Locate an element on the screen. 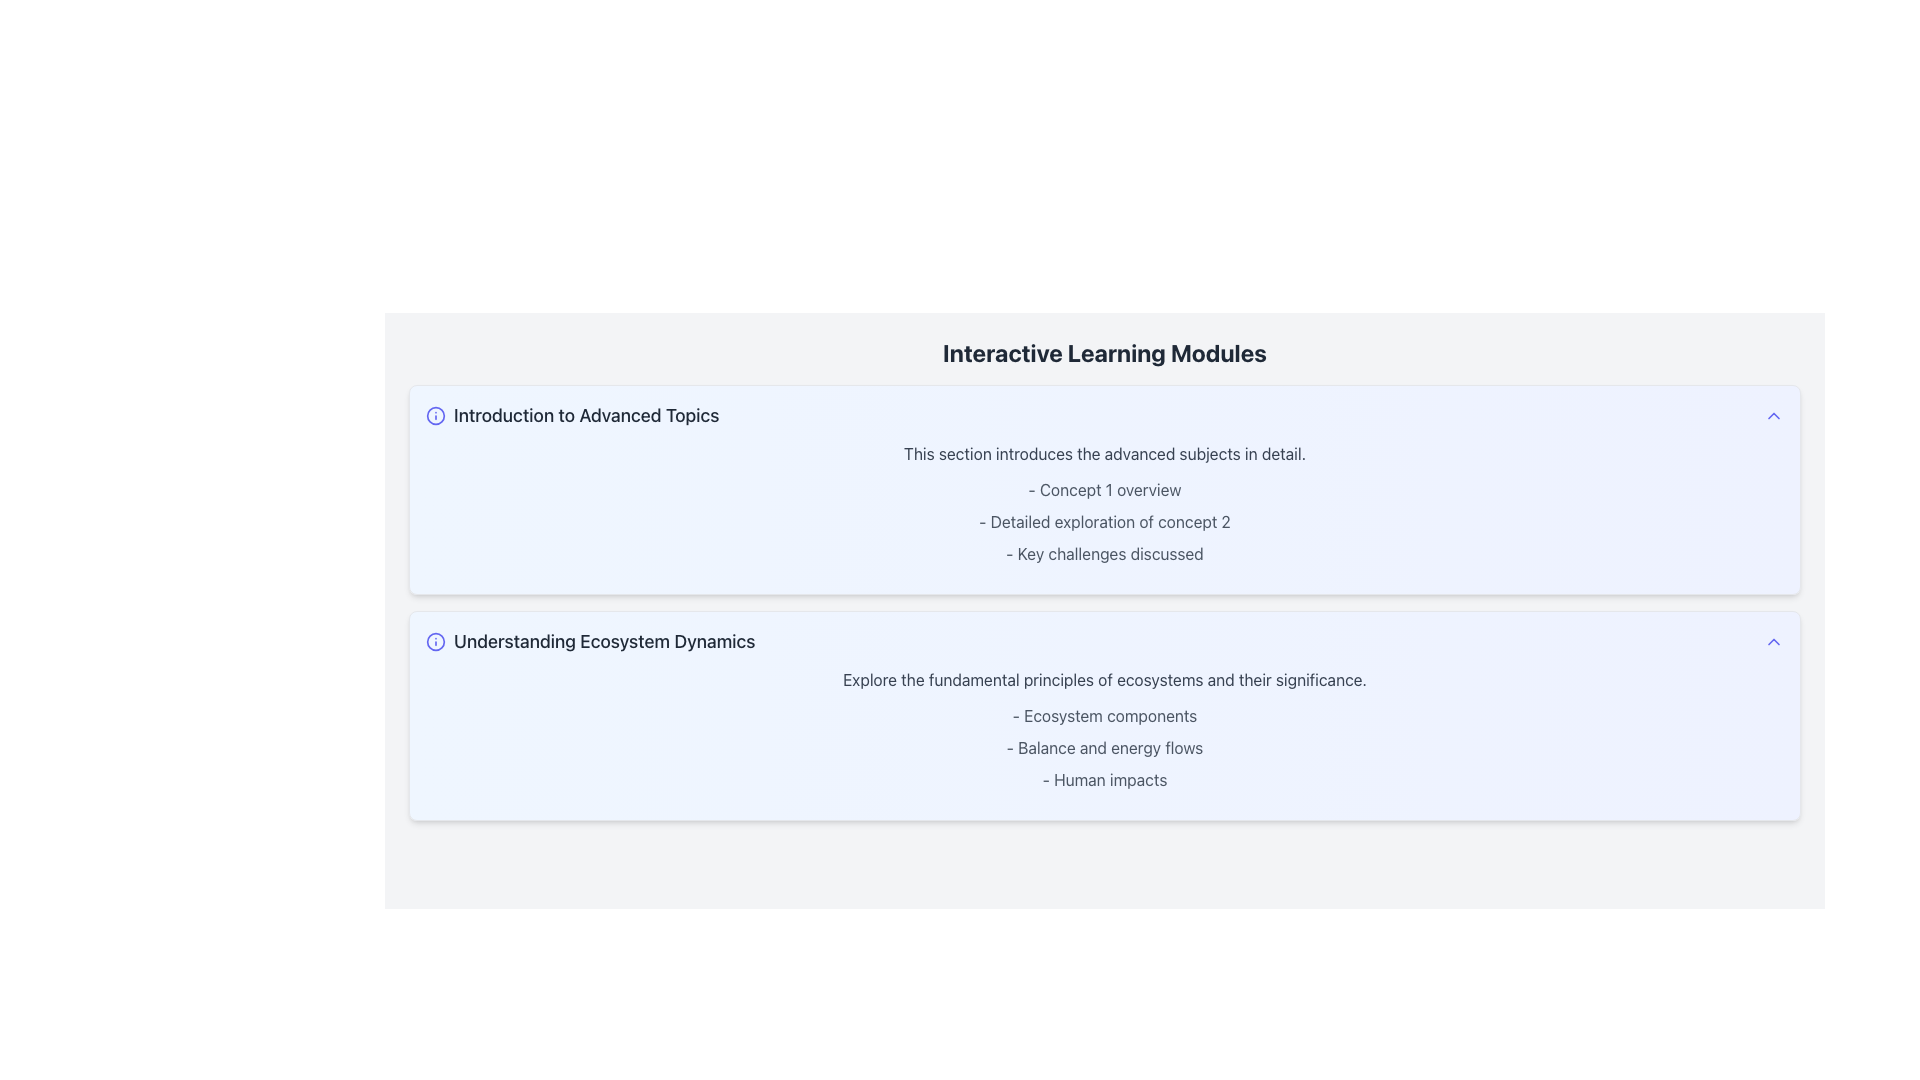 The image size is (1920, 1080). the small circular light blue icon located to the left of the text 'Introduction to Advanced Topics' is located at coordinates (435, 415).